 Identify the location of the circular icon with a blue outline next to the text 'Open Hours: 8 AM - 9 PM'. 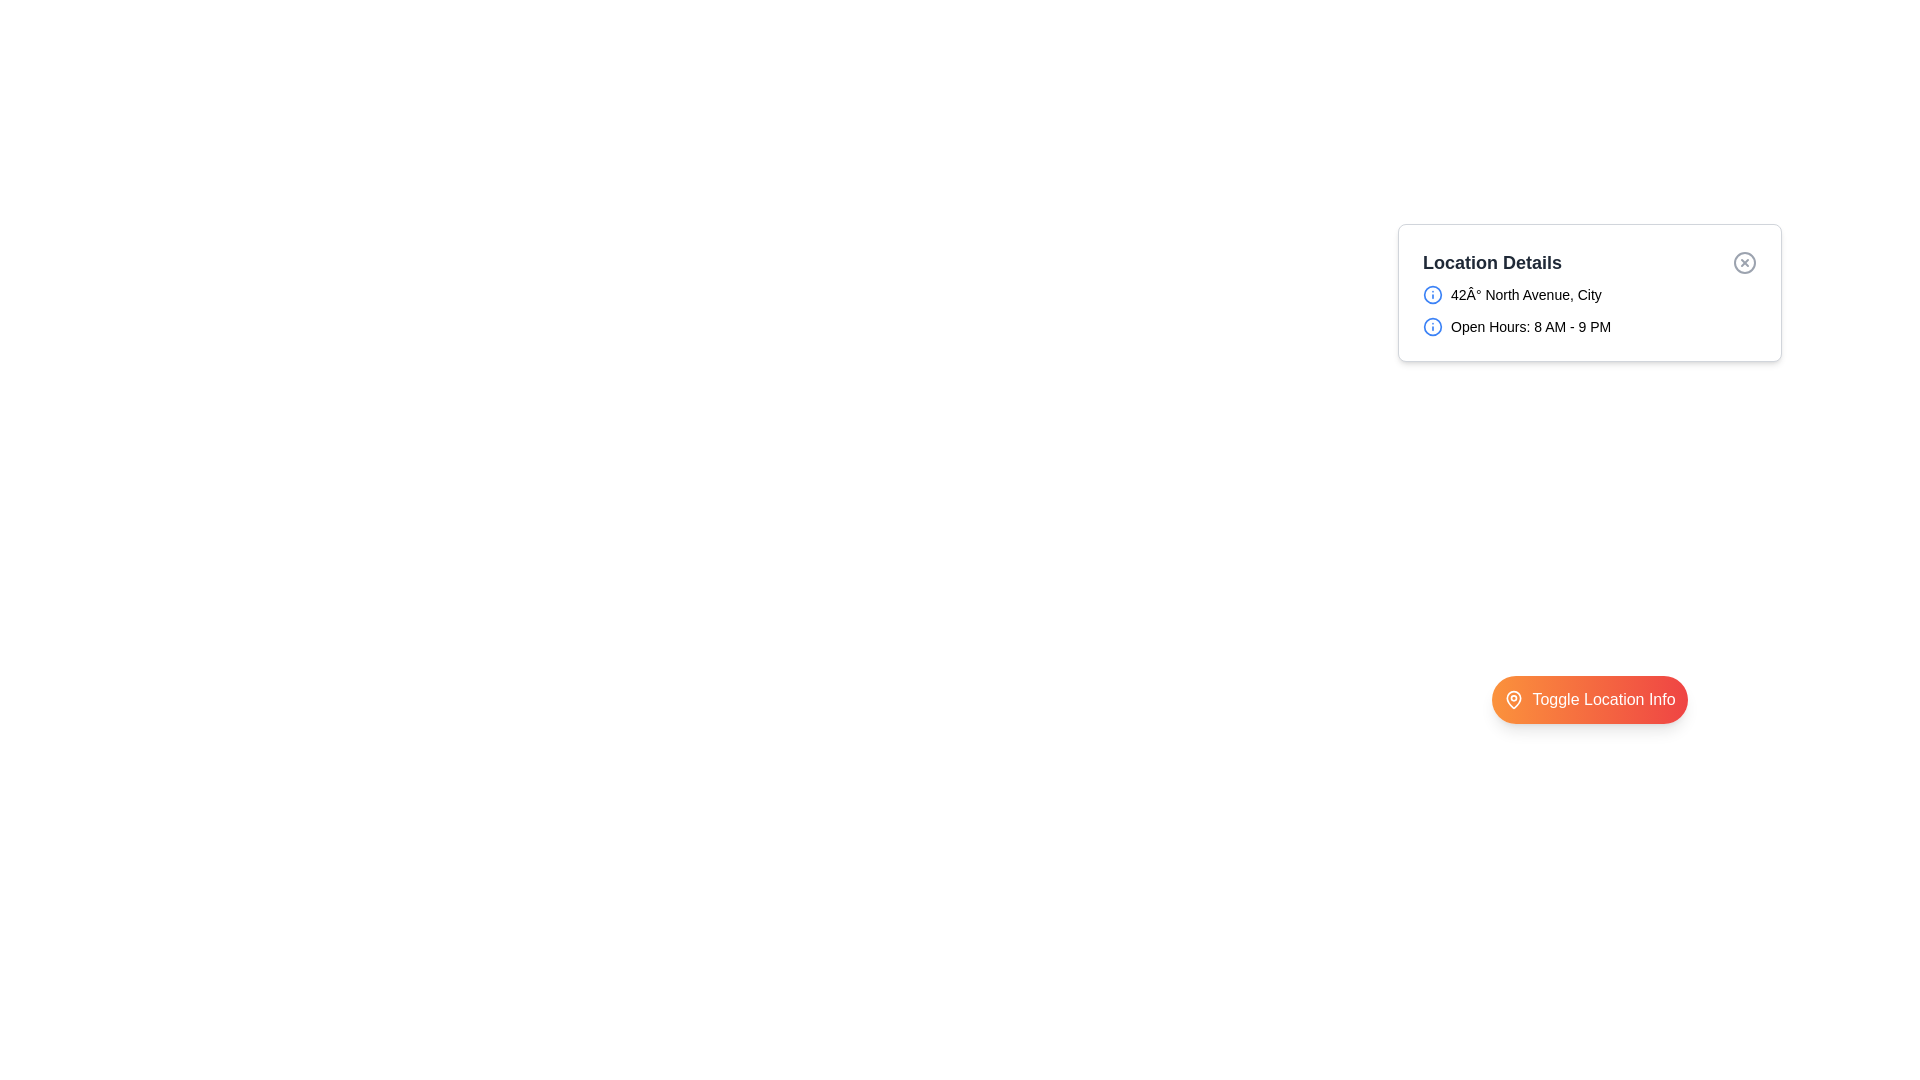
(1432, 326).